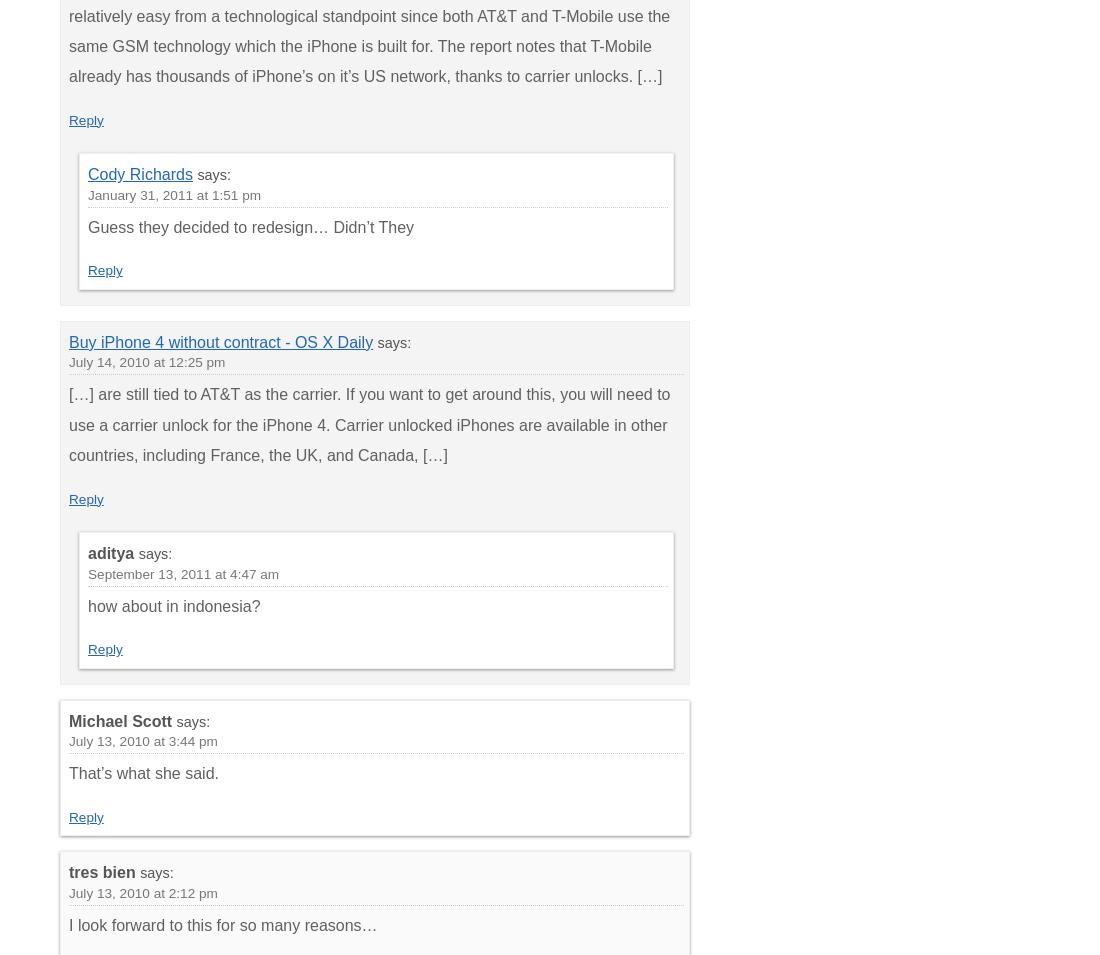  I want to click on '[…] are still tied to AT&T as the carrier. If you want to get around this, you will need to use a carrier unlock for the iPhone 4. Carrier unlocked iPhones are available in other countries, including France, the UK, and Canada, […]', so click(369, 423).